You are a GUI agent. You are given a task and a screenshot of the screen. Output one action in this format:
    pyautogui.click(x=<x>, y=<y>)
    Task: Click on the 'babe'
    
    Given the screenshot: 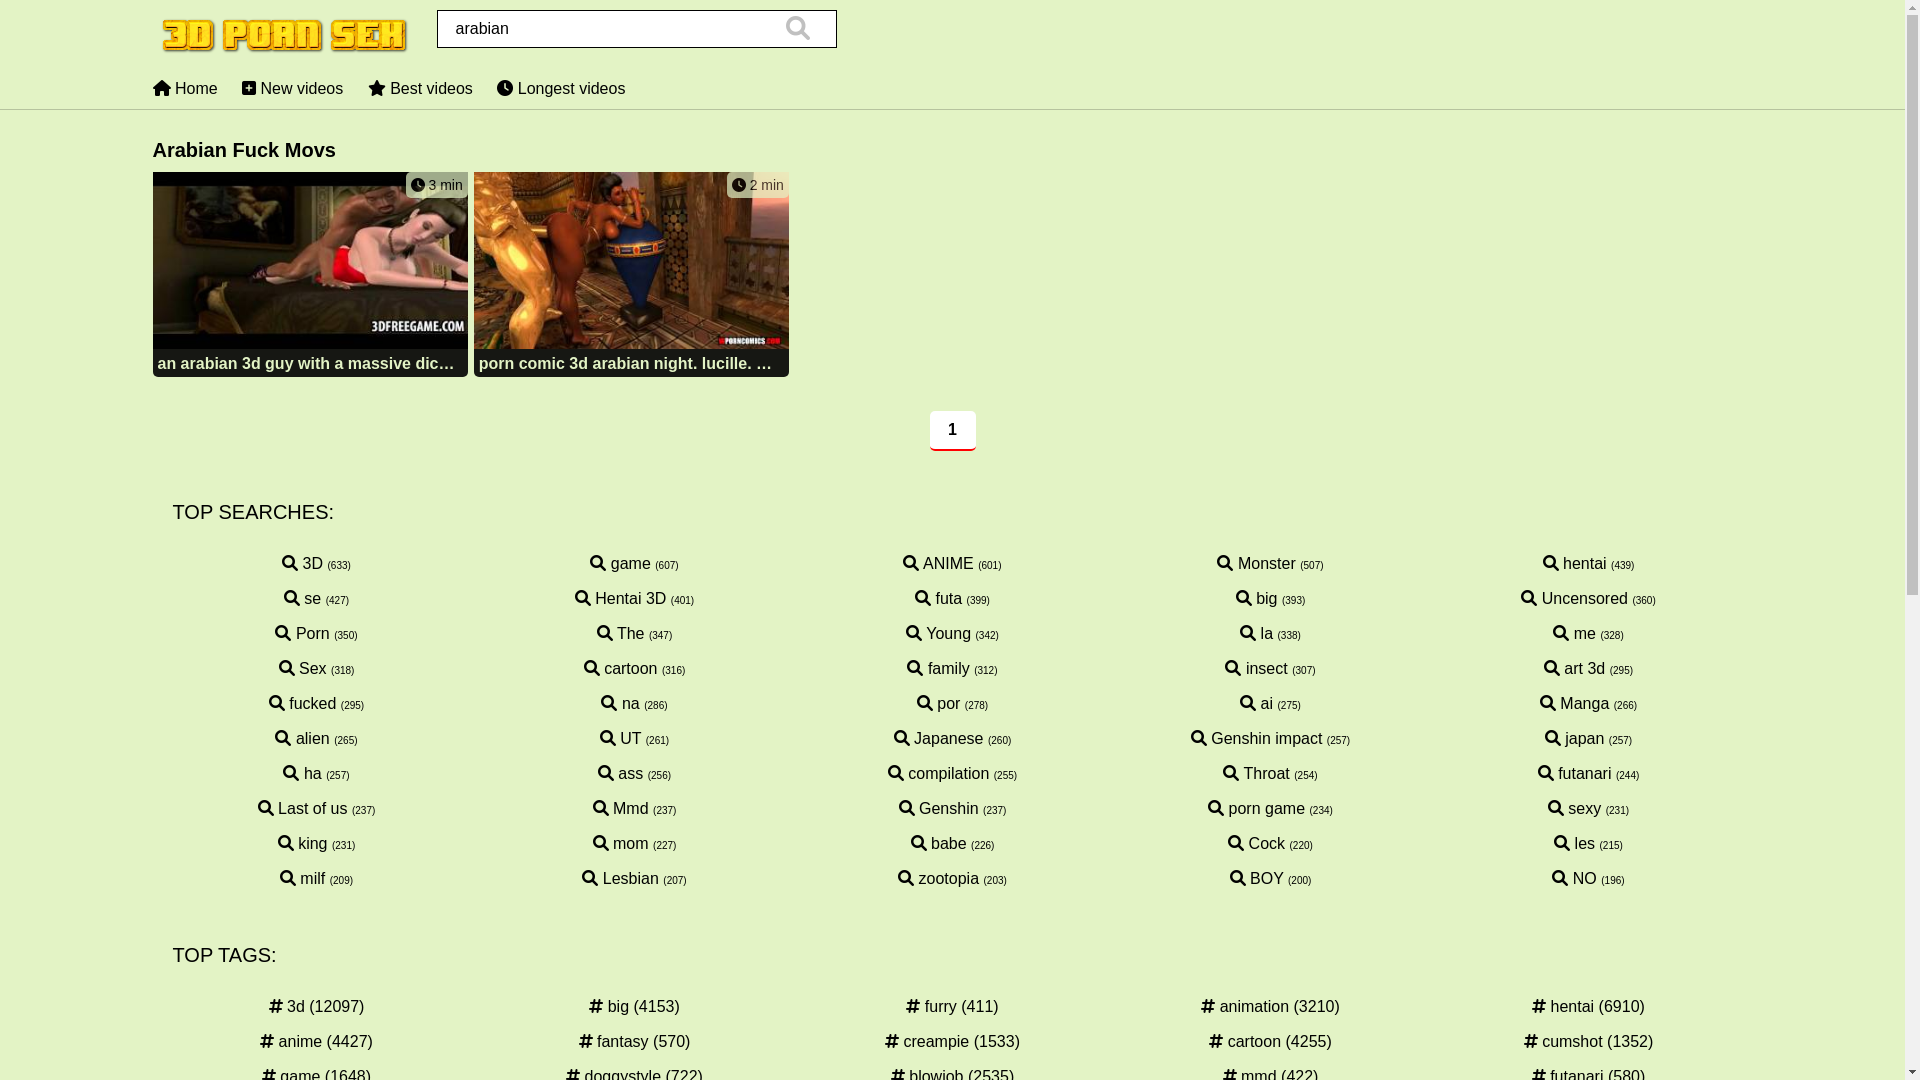 What is the action you would take?
    pyautogui.click(x=938, y=843)
    